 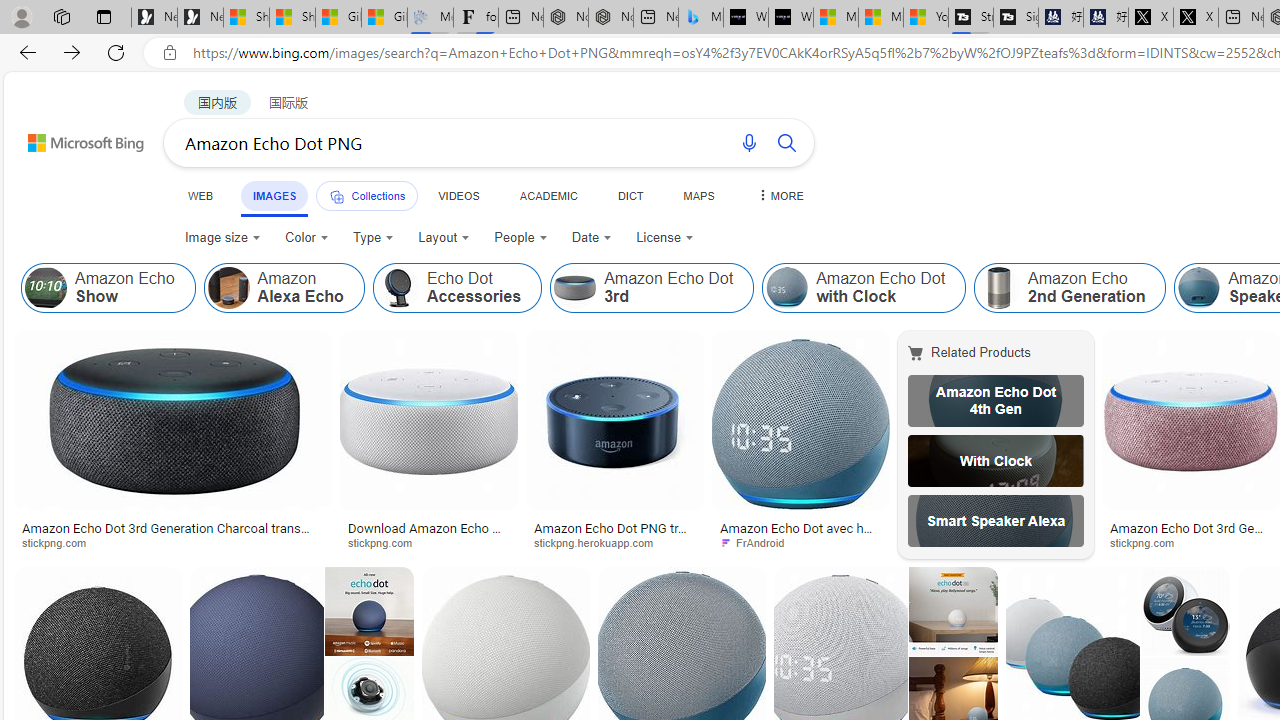 I want to click on 'DICT', so click(x=629, y=195).